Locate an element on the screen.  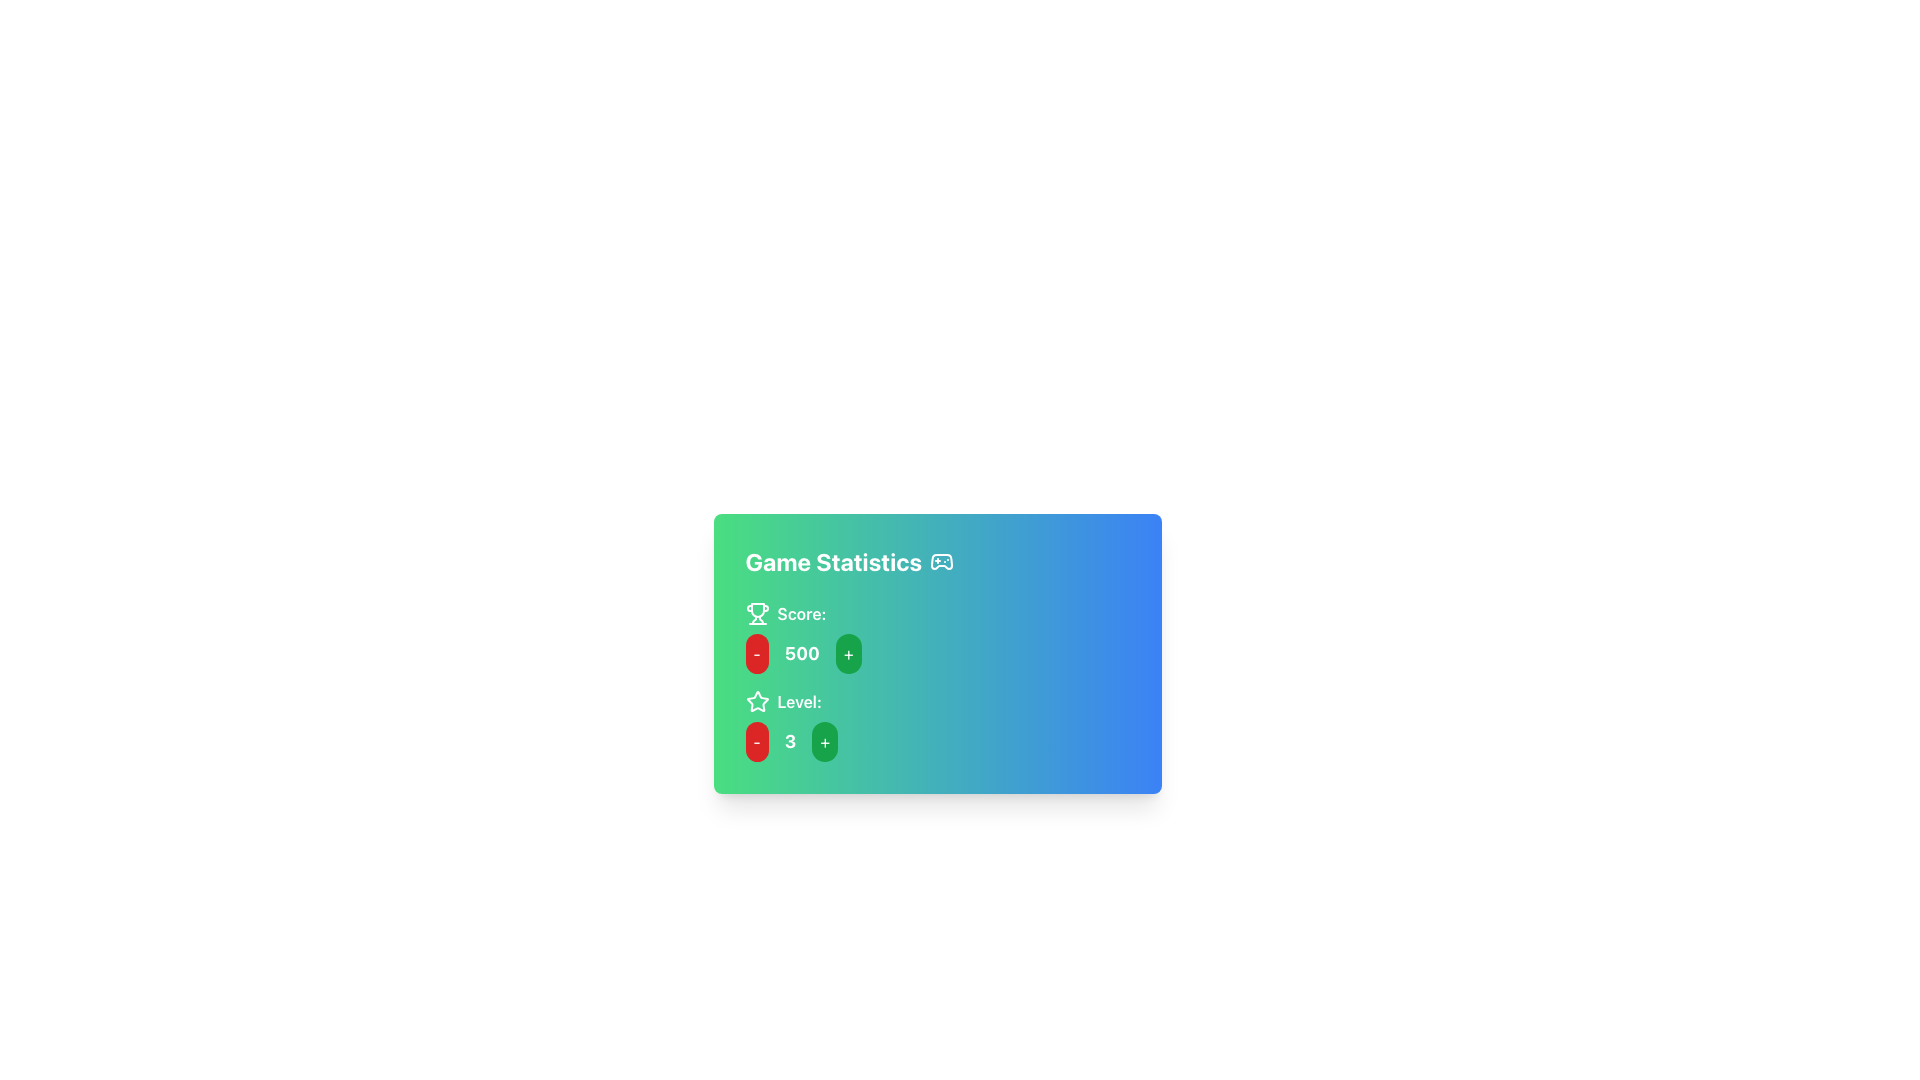
the increment button located to the right of the numeric text displaying '3' to change the background color is located at coordinates (825, 741).